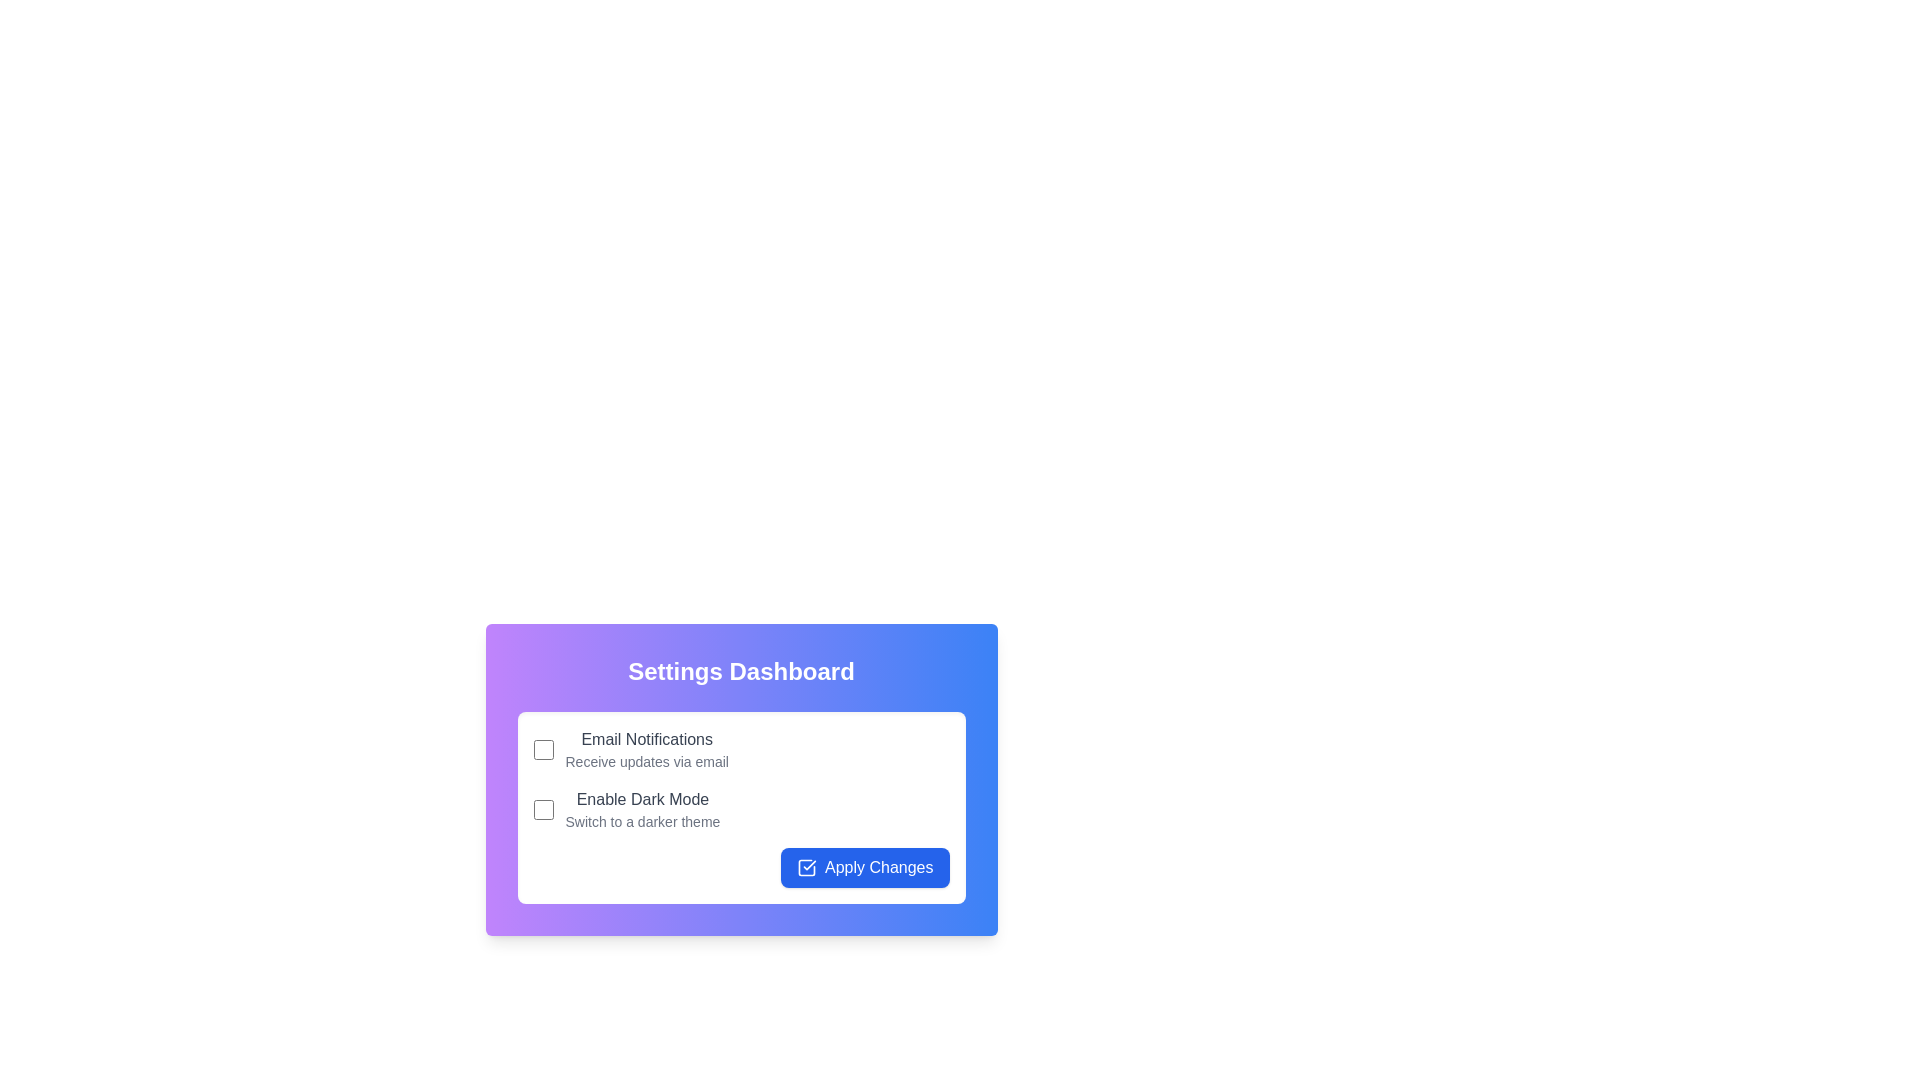 Image resolution: width=1920 pixels, height=1080 pixels. What do you see at coordinates (806, 866) in the screenshot?
I see `the SVG check icon located on the left side of the 'Apply Changes' button at the bottom right of the interface` at bounding box center [806, 866].